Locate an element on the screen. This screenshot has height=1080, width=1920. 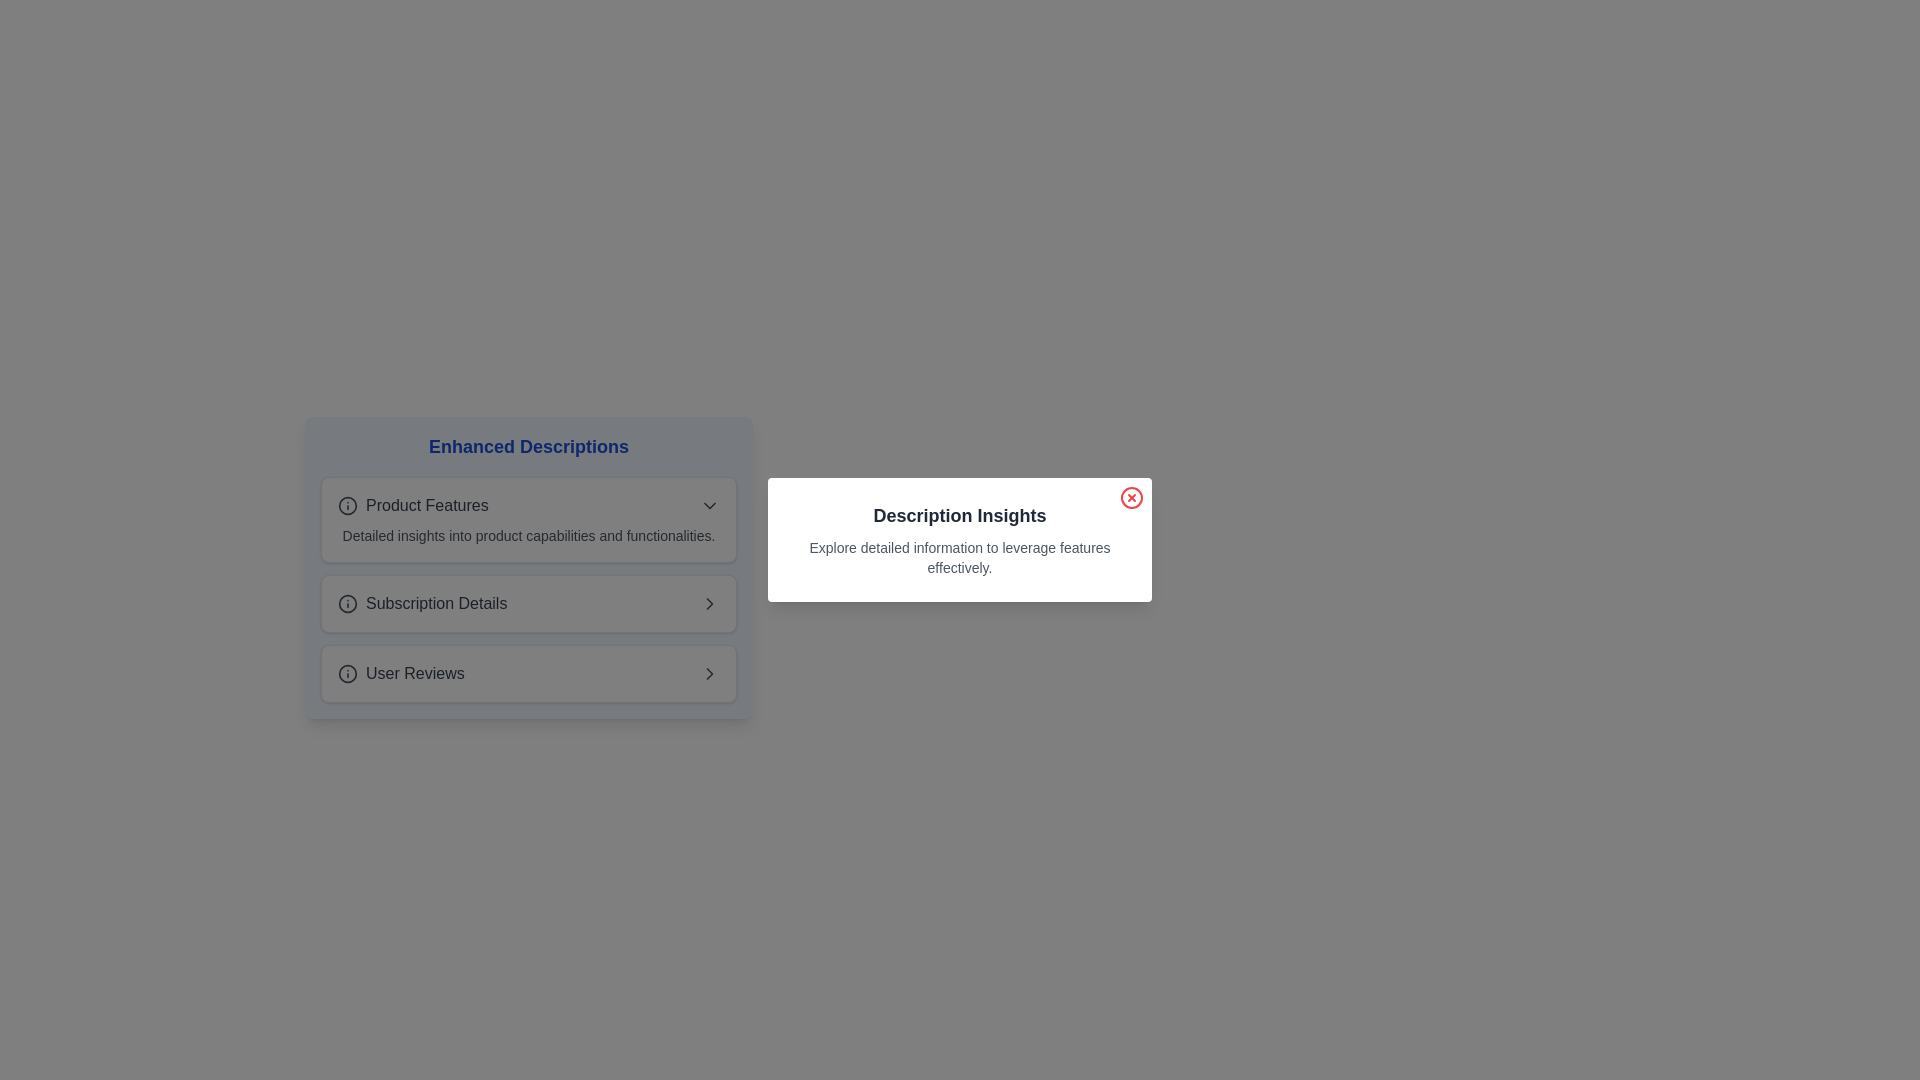
the small circular gray icon with an 'i' symbol, located to the left of the text 'User Reviews' in the third option row of the 'Enhanced Descriptions' card is located at coordinates (347, 674).